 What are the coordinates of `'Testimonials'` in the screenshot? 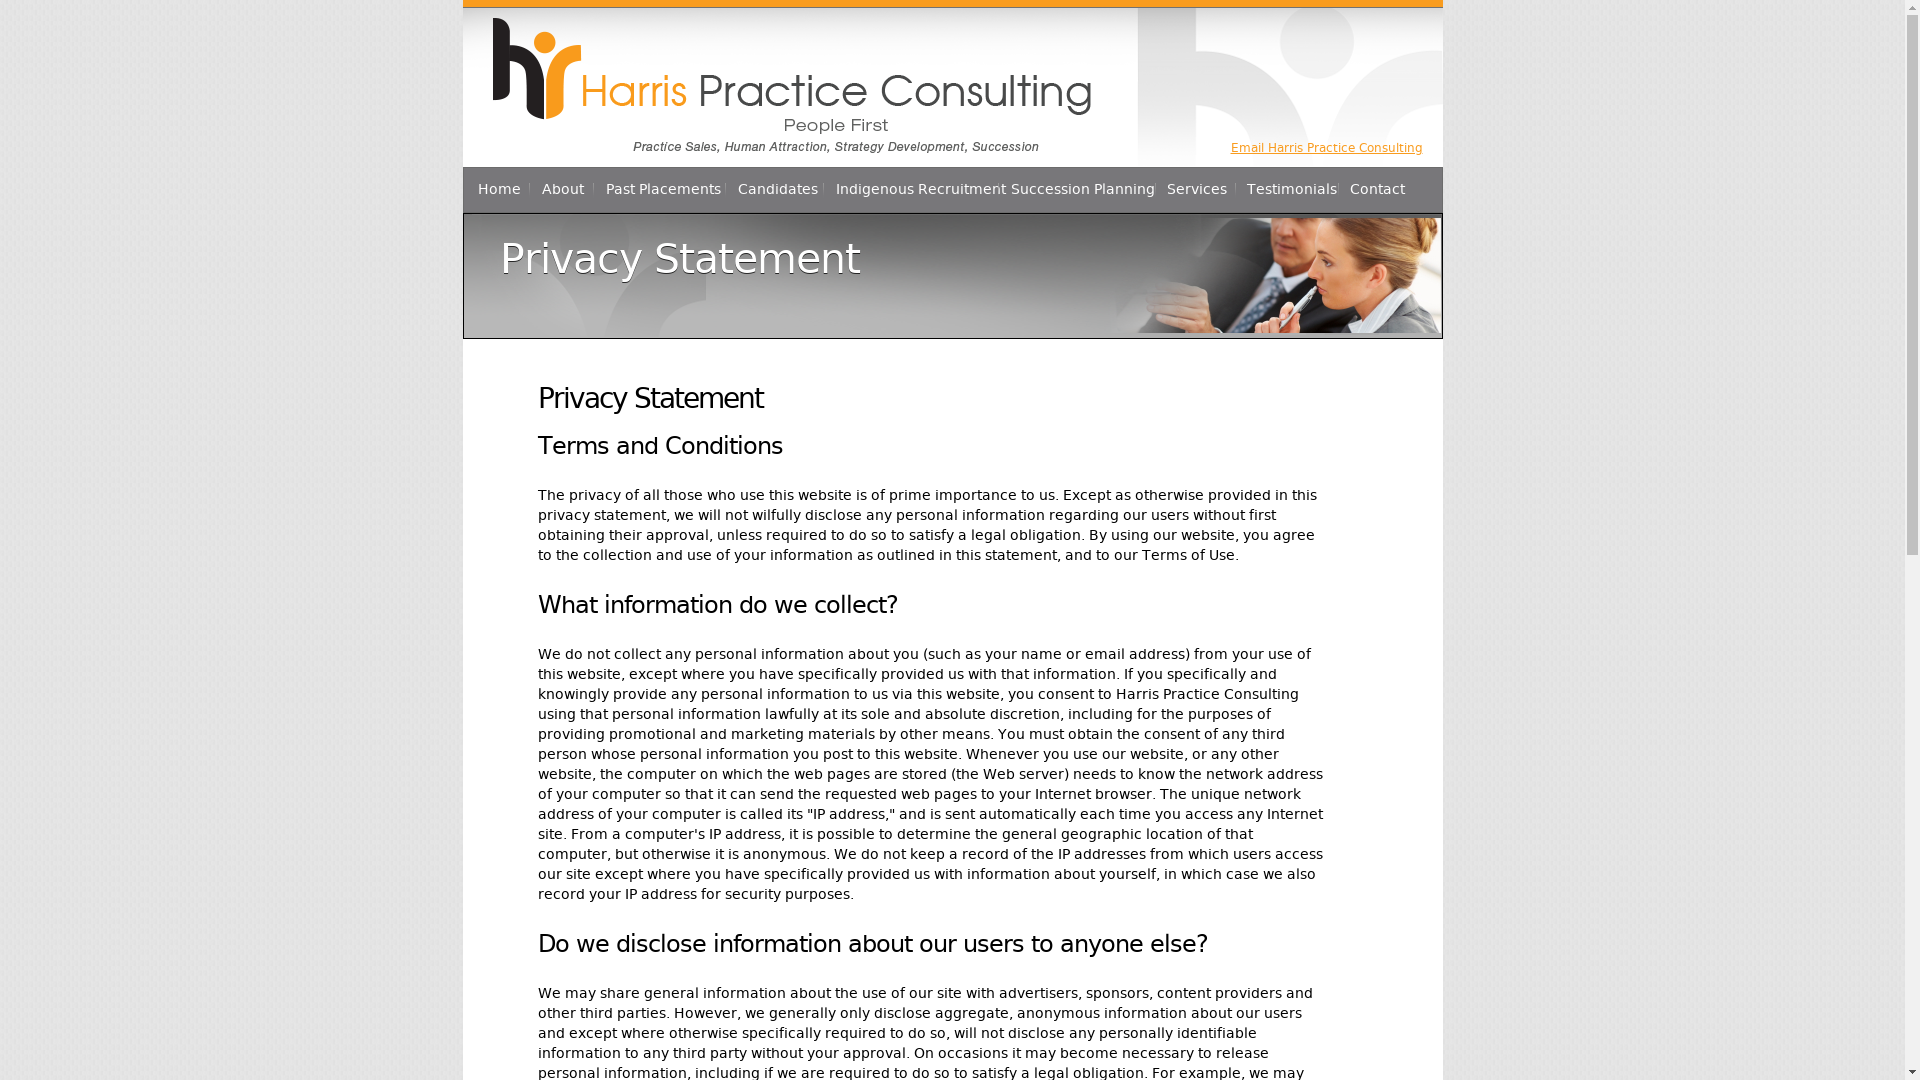 It's located at (1291, 189).